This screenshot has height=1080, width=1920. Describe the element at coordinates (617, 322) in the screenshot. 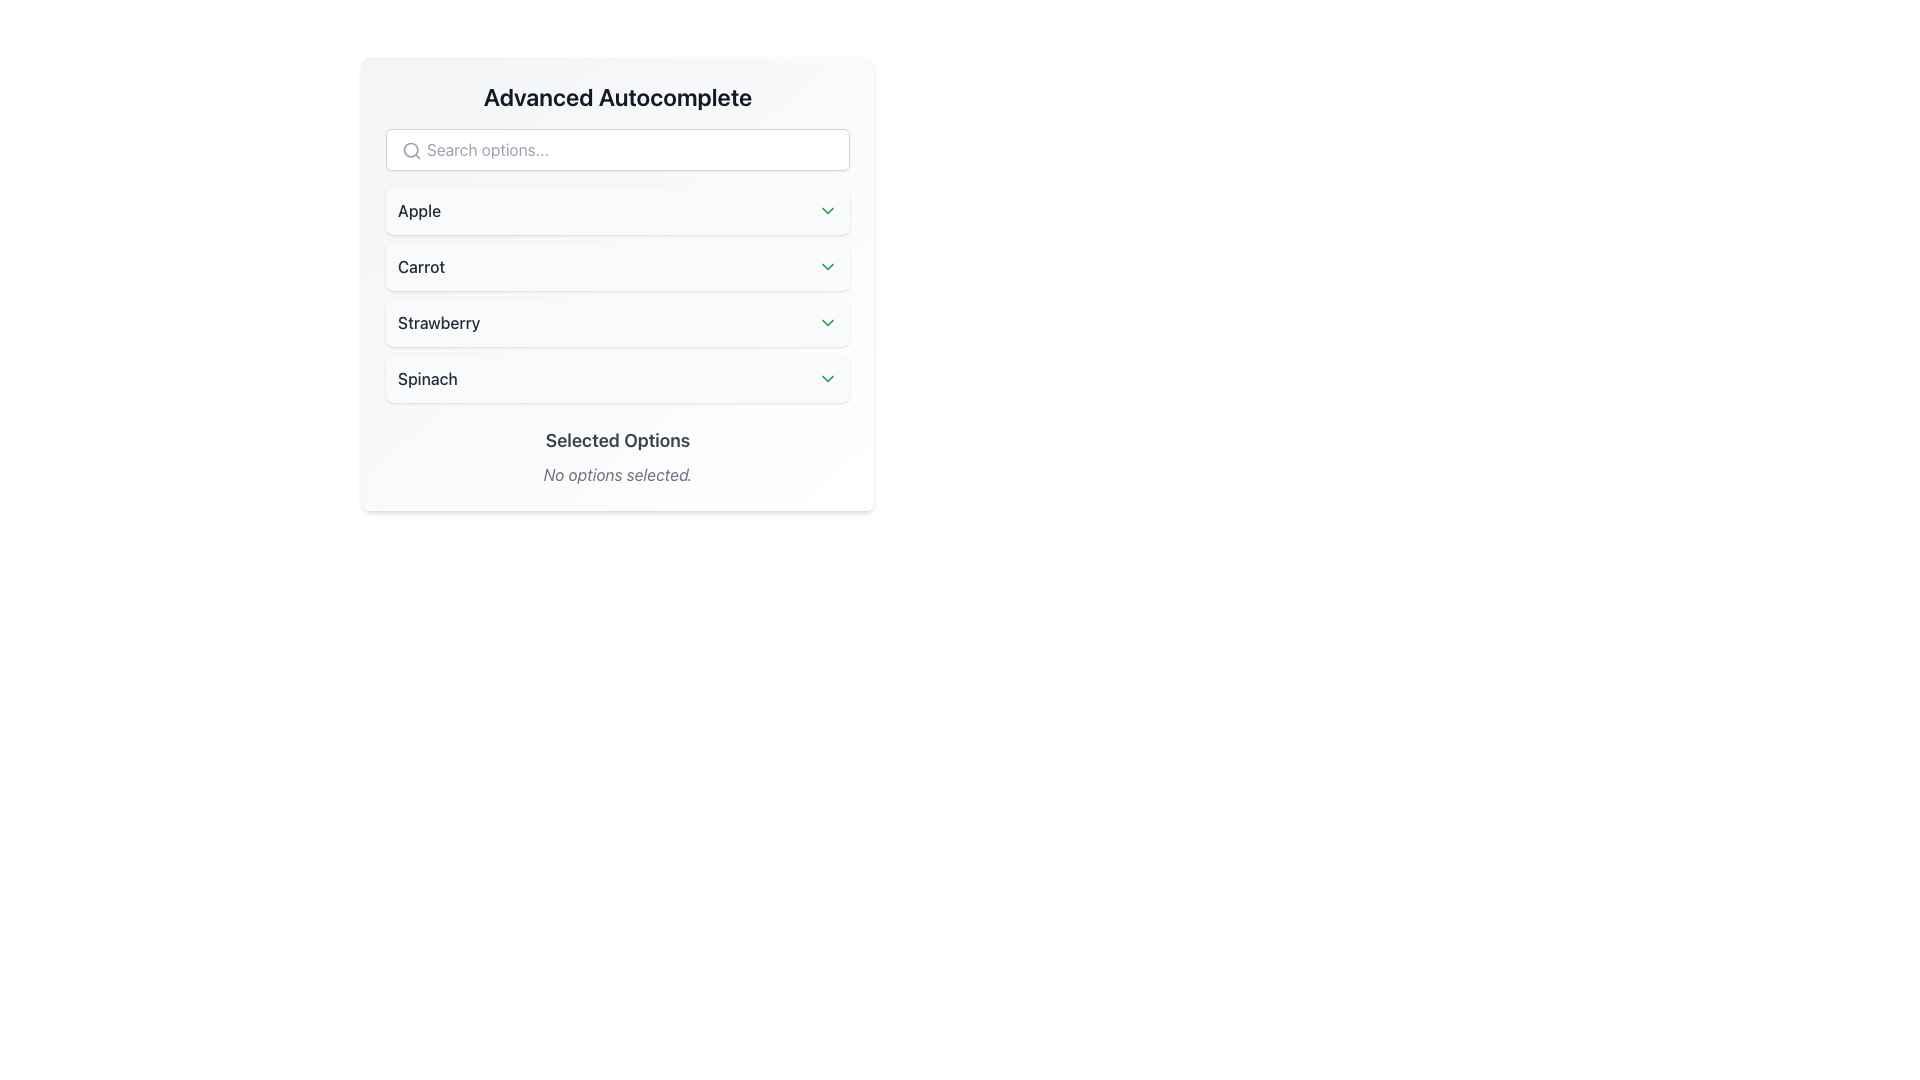

I see `the selectable list item for 'Strawberry'` at that location.